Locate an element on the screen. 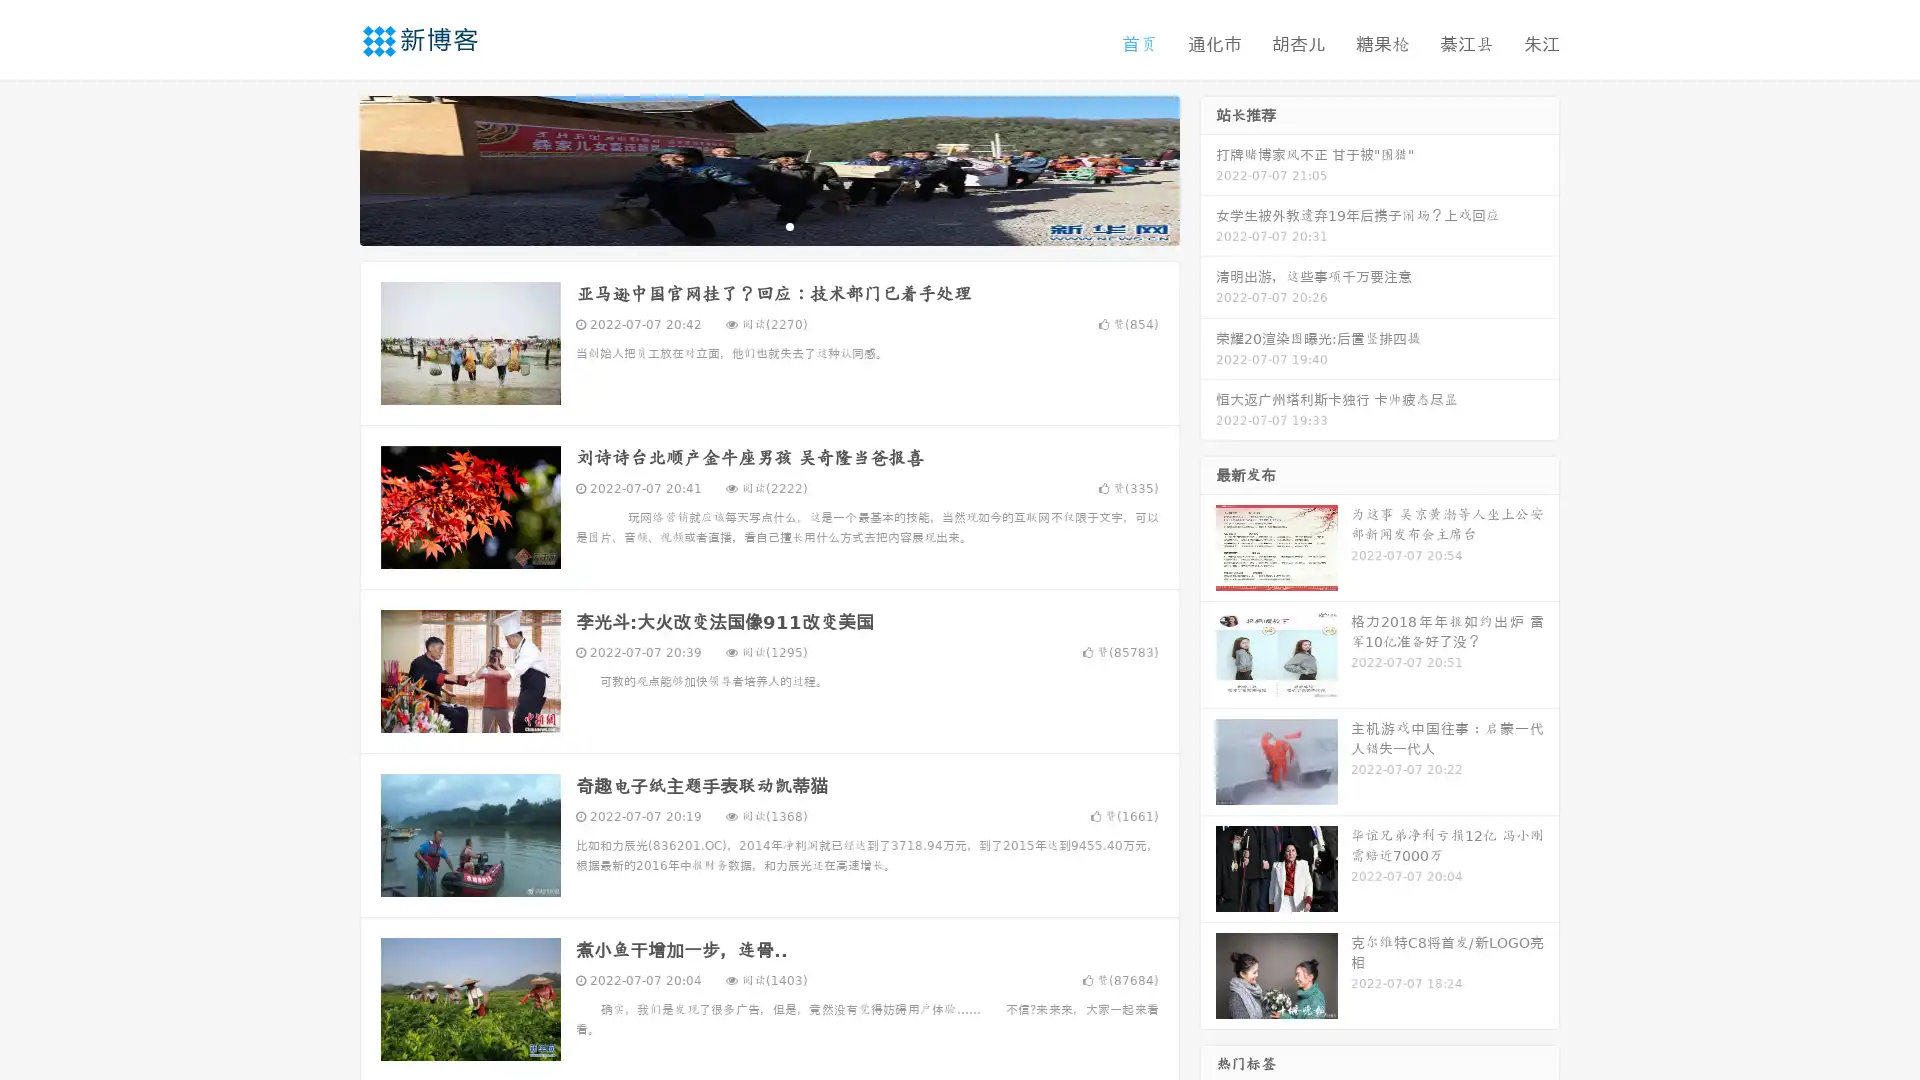 The height and width of the screenshot is (1080, 1920). Go to slide 1 is located at coordinates (748, 225).